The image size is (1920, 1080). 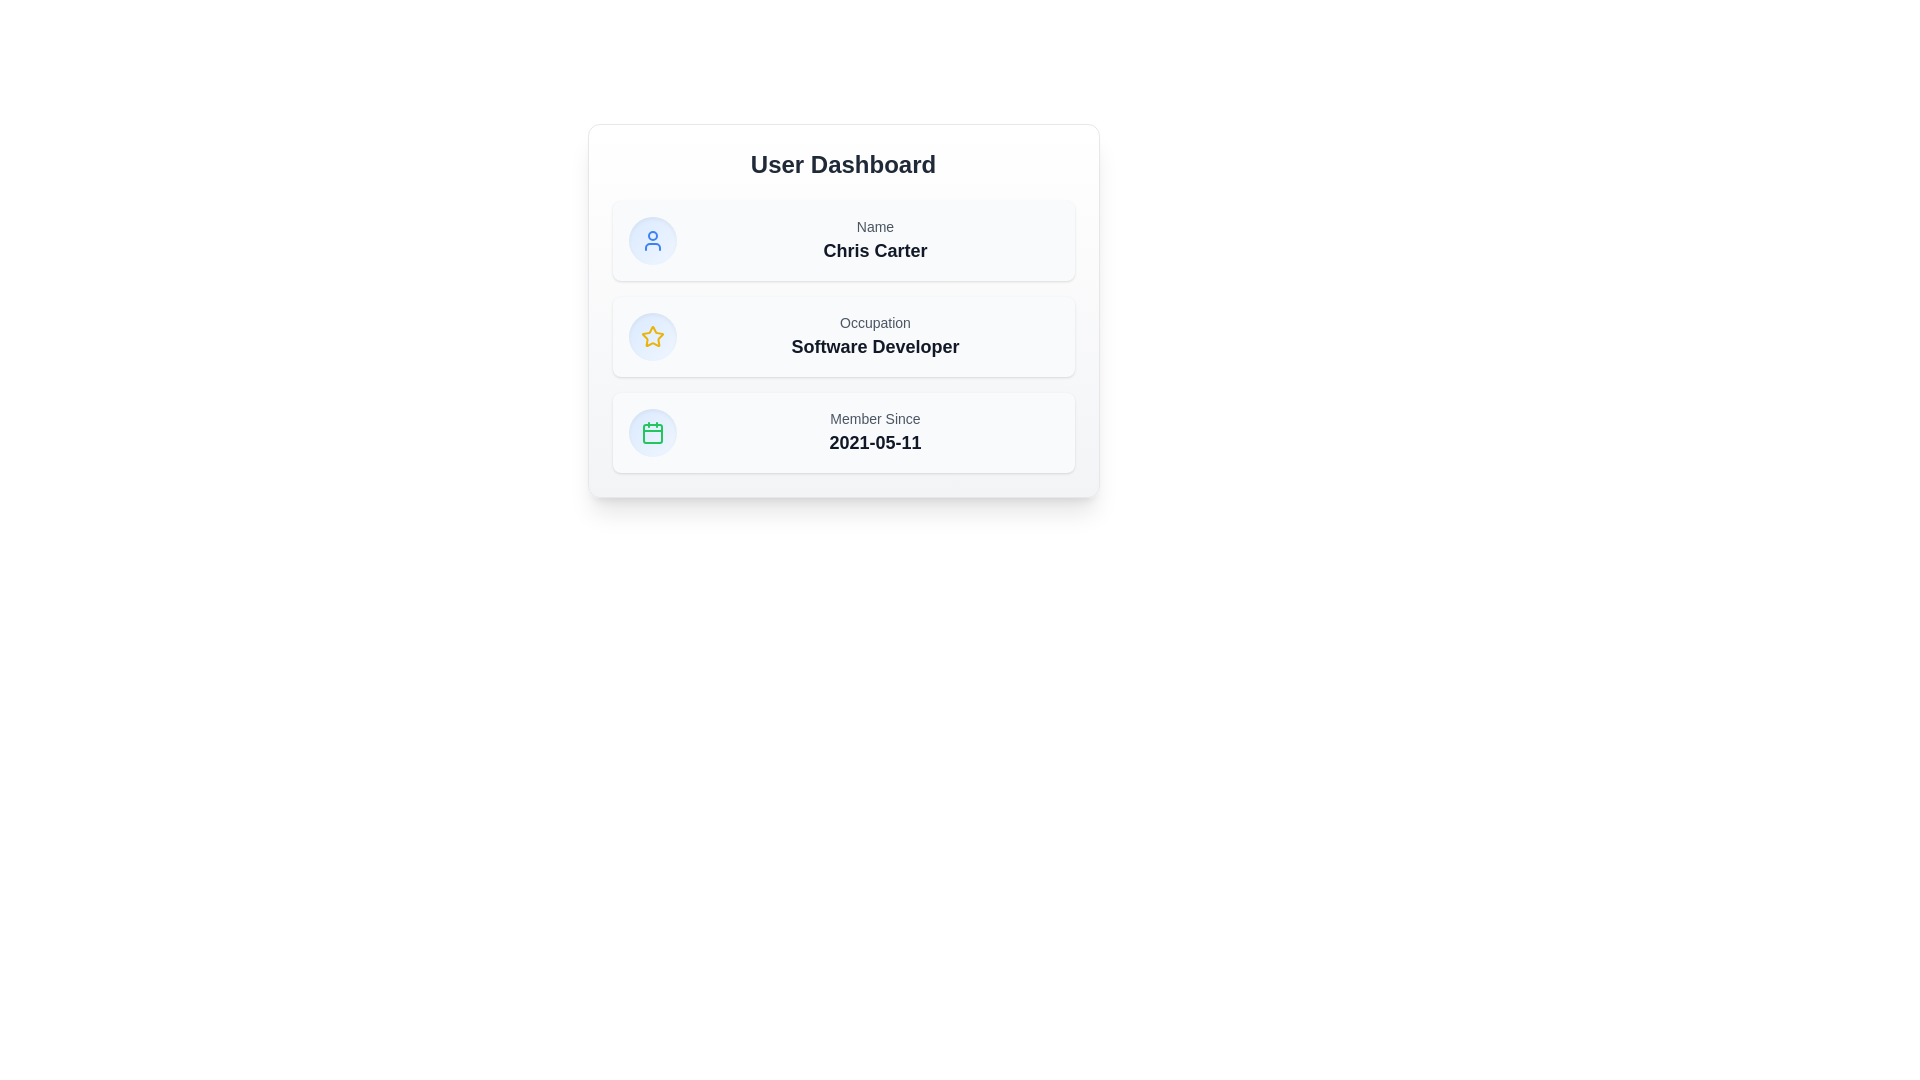 I want to click on the 'Member Since' text display element that shows the date '2021-05-11', located in the third section of the dashboard card, to the right of the calendar icon, so click(x=875, y=431).